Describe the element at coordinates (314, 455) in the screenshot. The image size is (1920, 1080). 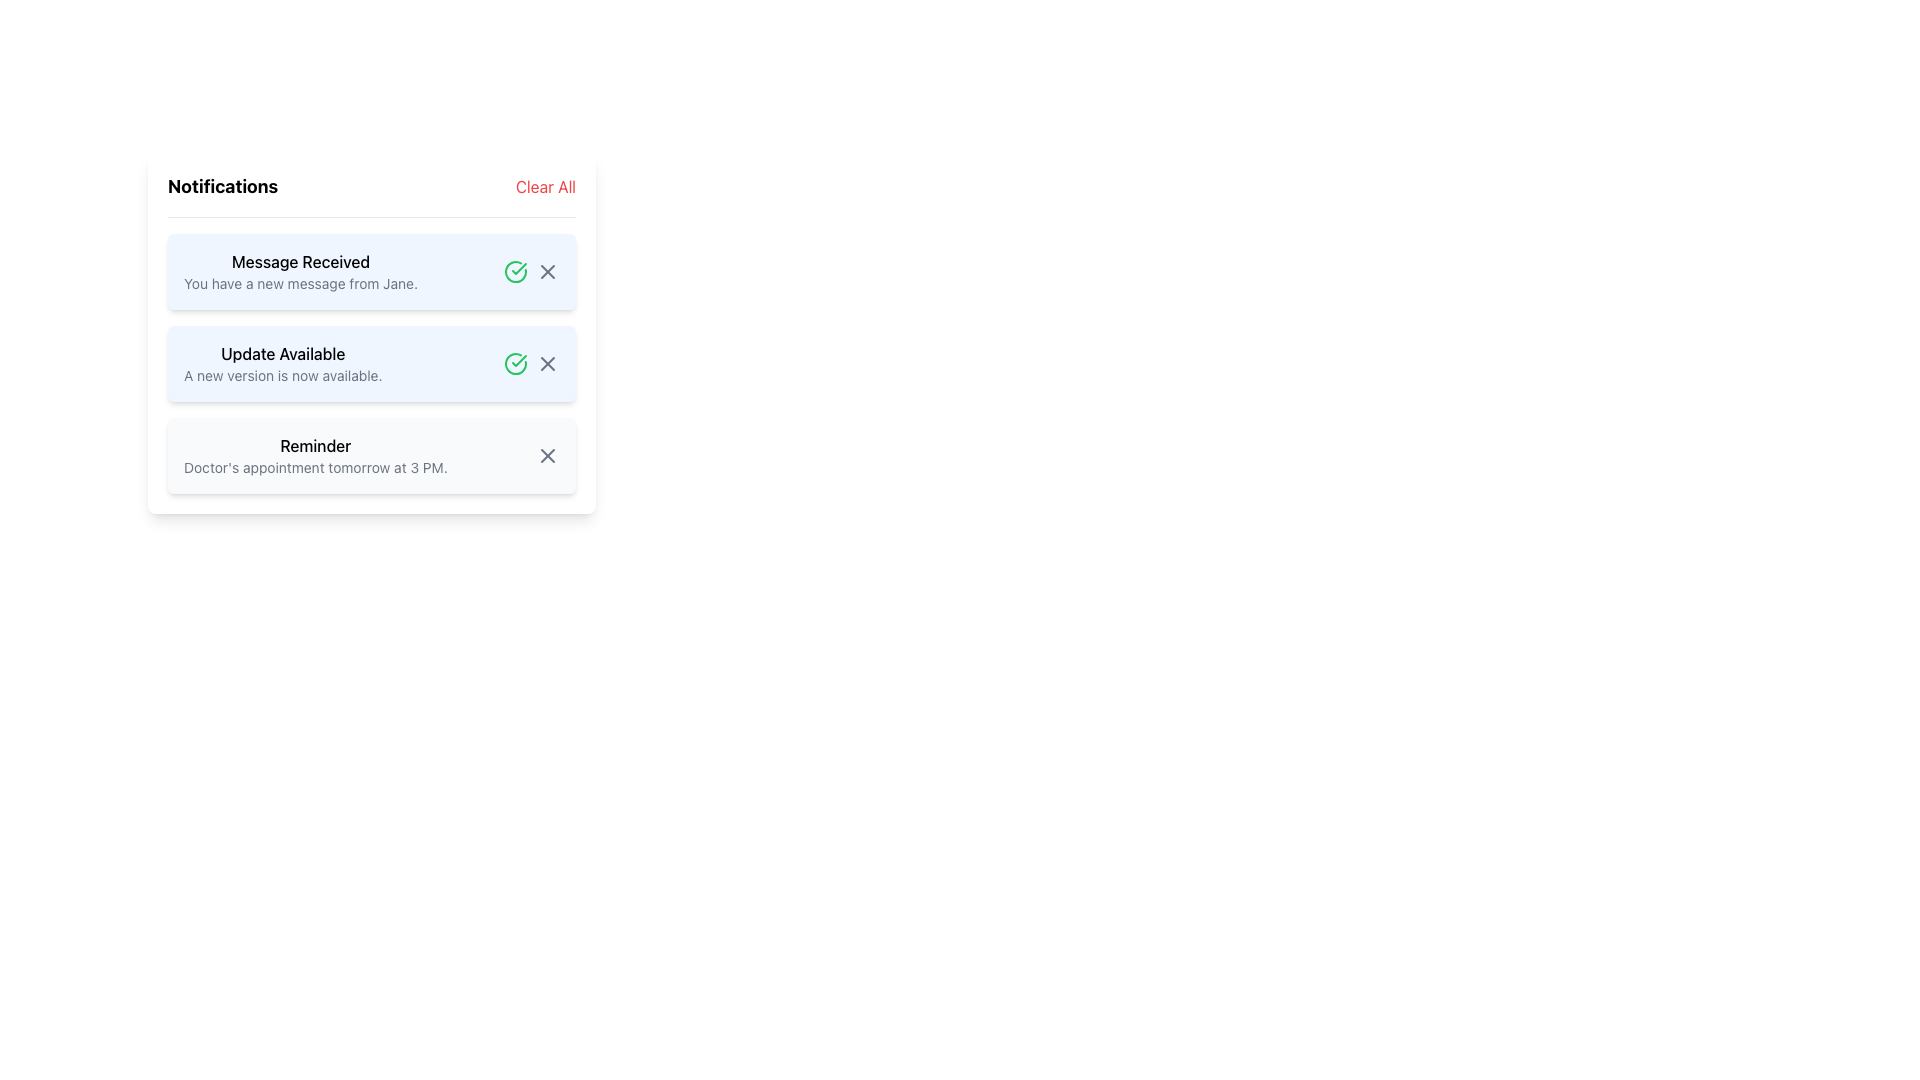
I see `the text block that contains the heading 'Reminder' and the message 'Doctor's appointment tomorrow at 3 PM.'` at that location.